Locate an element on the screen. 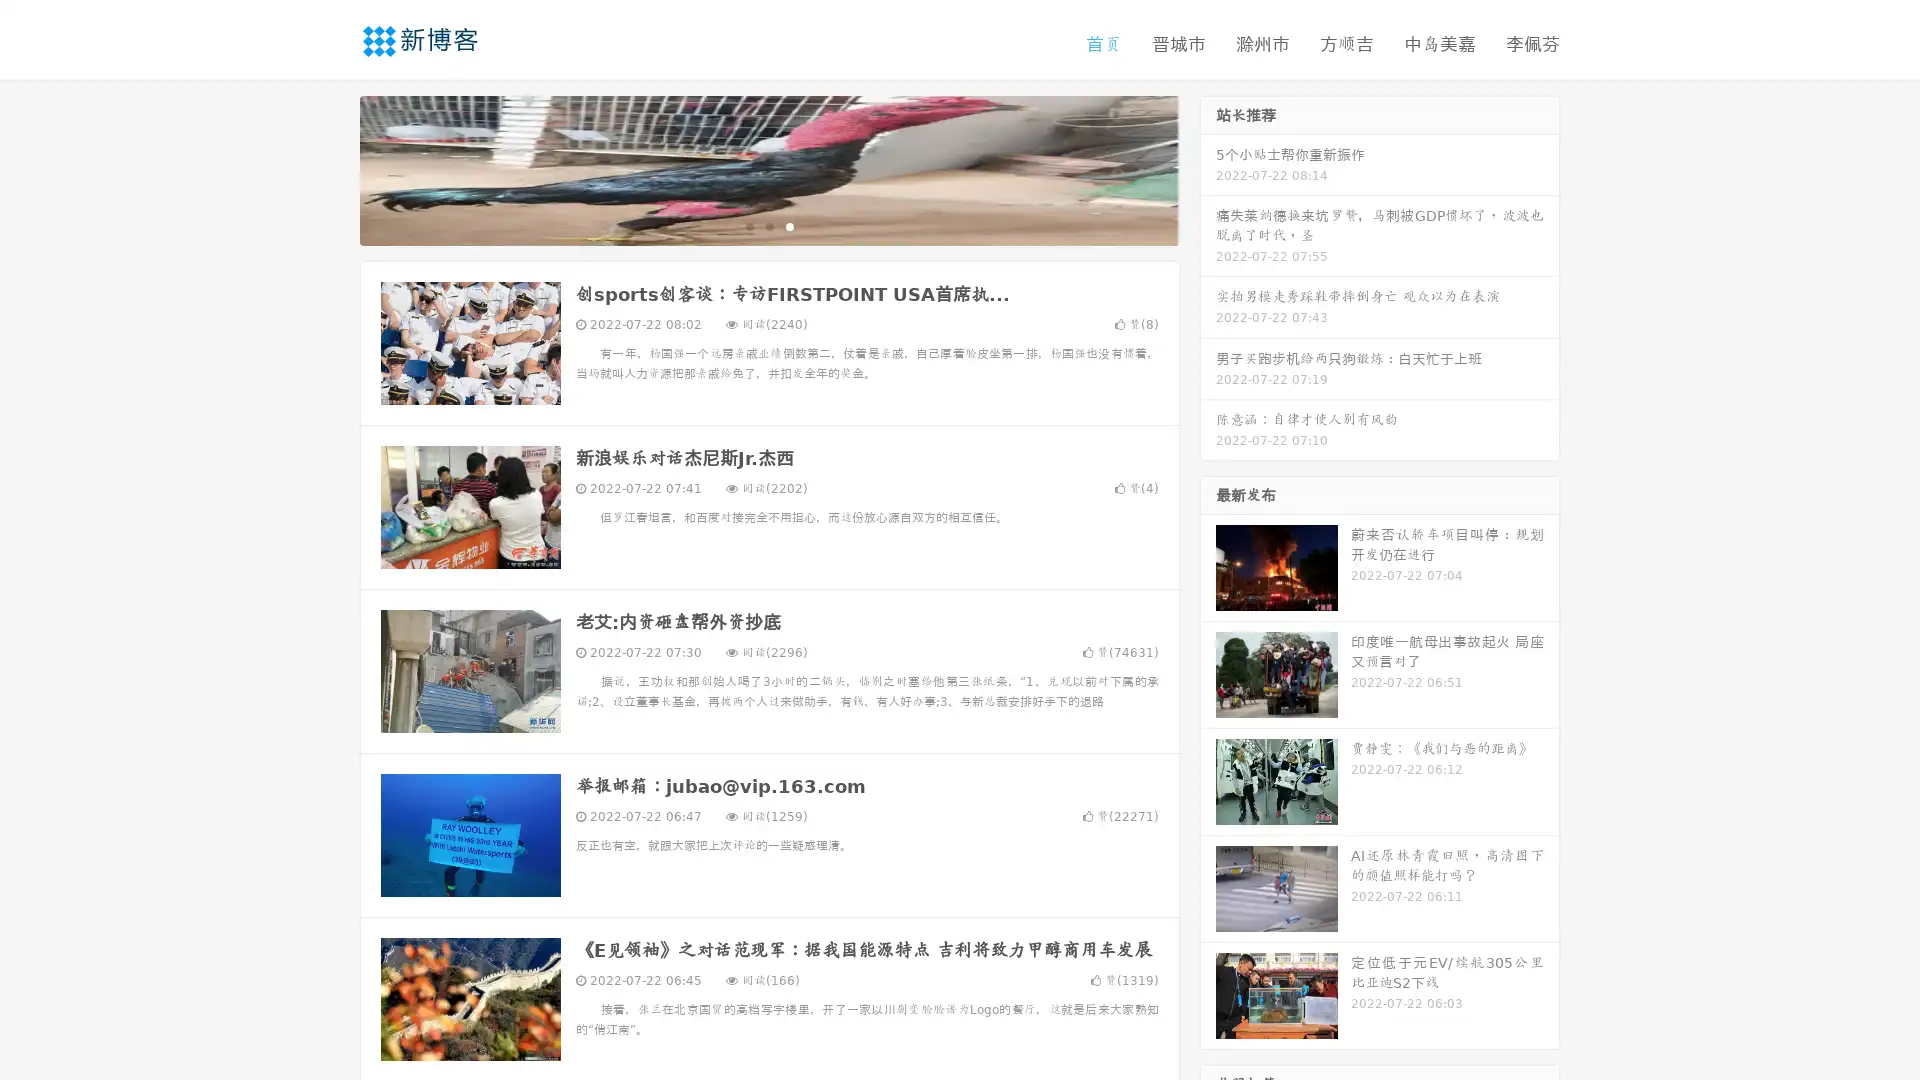  Go to slide 1 is located at coordinates (748, 225).